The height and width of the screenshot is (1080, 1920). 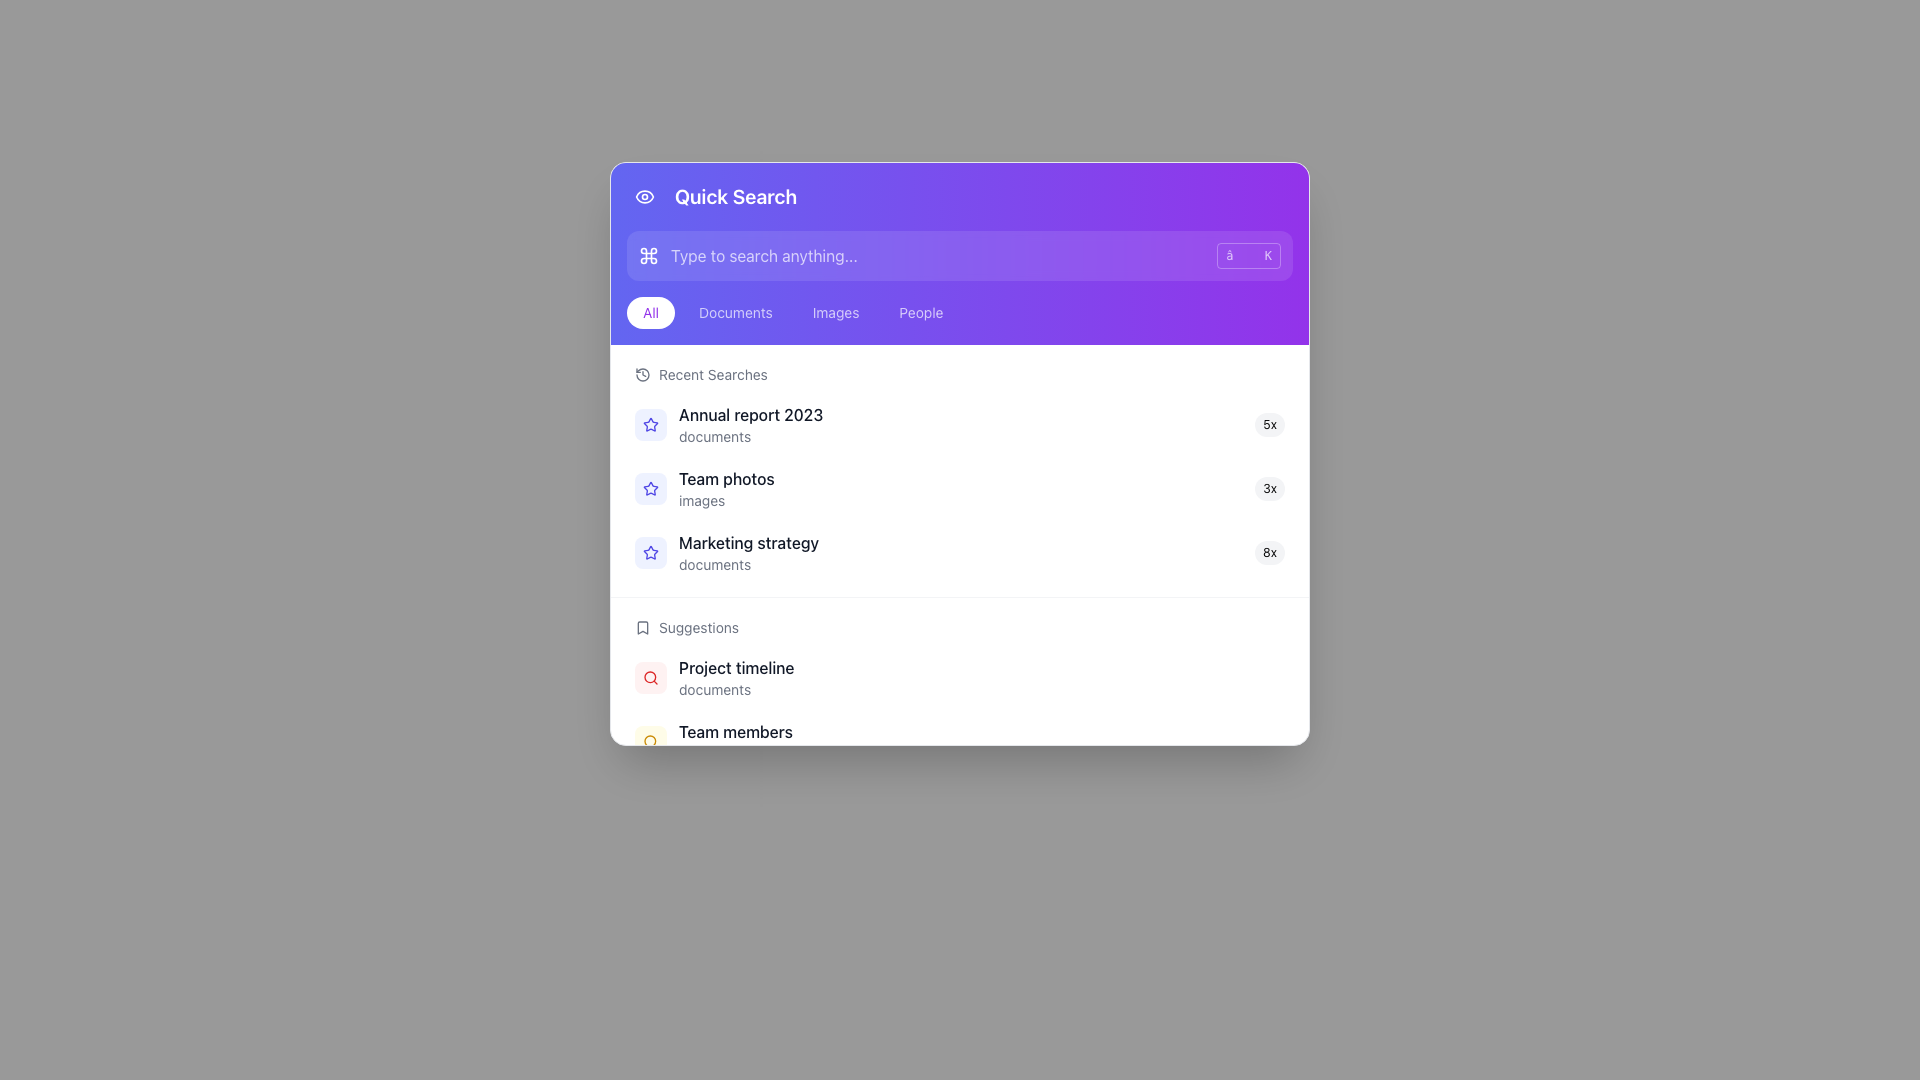 What do you see at coordinates (1269, 489) in the screenshot?
I see `the compact, rounded rectangular label with a light gray background and black text displaying '3x', which serves as a count indicator beside 'Team photos images' in the Recent Searches list` at bounding box center [1269, 489].